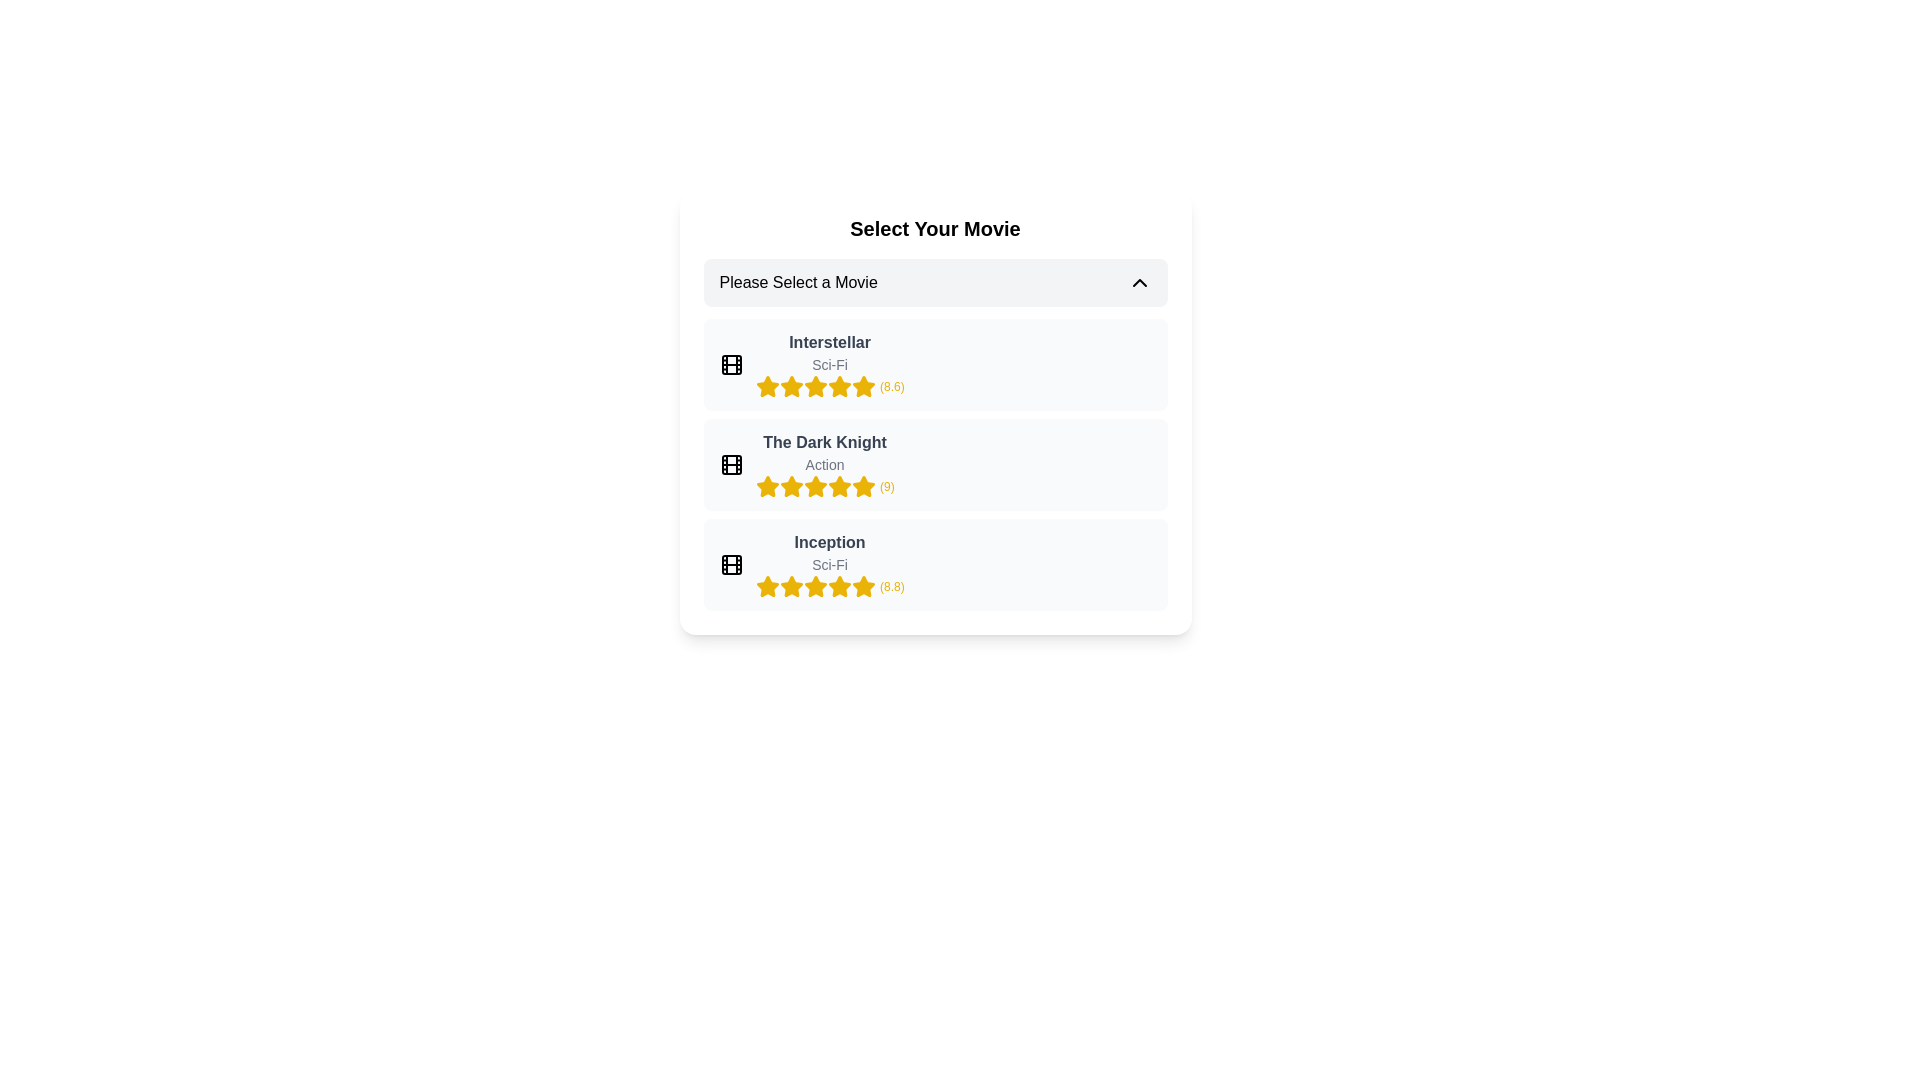 The width and height of the screenshot is (1920, 1080). Describe the element at coordinates (830, 564) in the screenshot. I see `the text label displaying the genre 'Sci-Fi' for the movie 'Inception', which is located in the second row of the item's text structure` at that location.